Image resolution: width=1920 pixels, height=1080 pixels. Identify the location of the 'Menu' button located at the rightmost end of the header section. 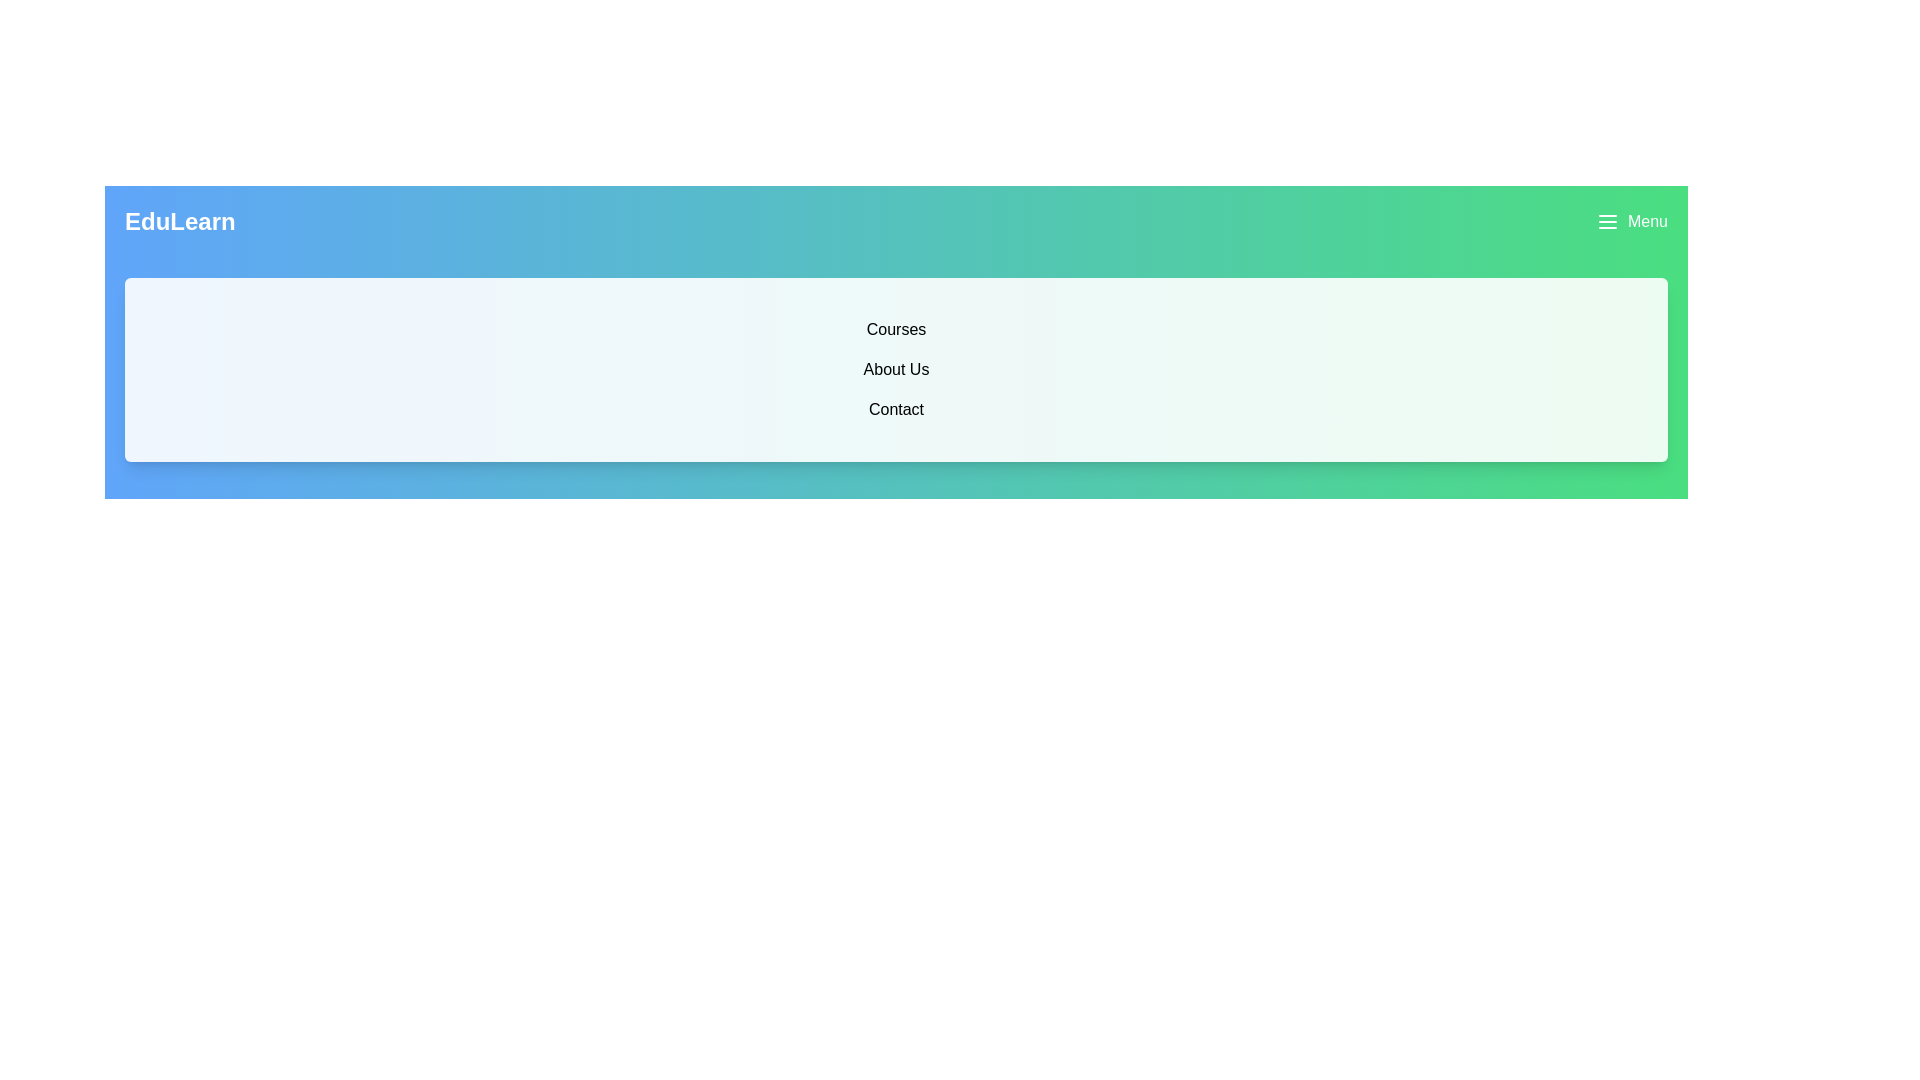
(1632, 222).